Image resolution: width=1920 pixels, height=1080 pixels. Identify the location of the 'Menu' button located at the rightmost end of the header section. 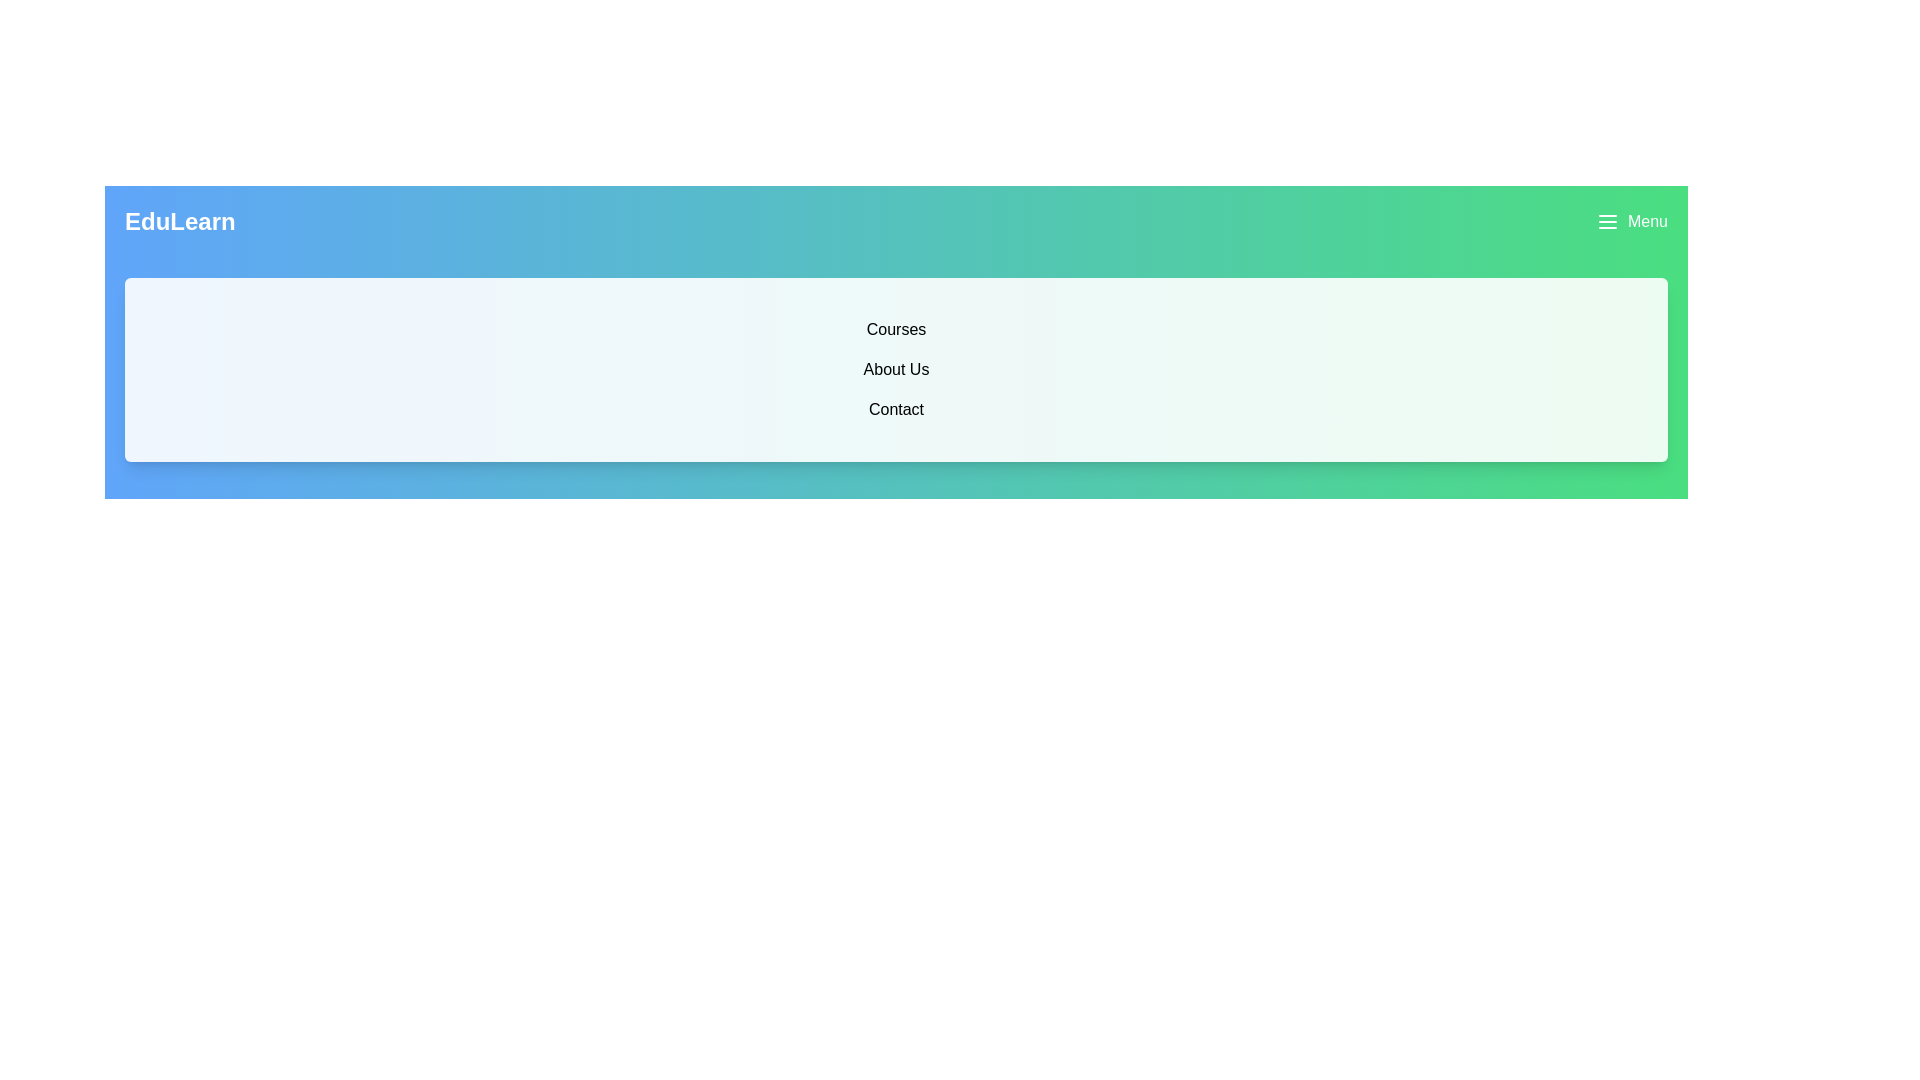
(1632, 222).